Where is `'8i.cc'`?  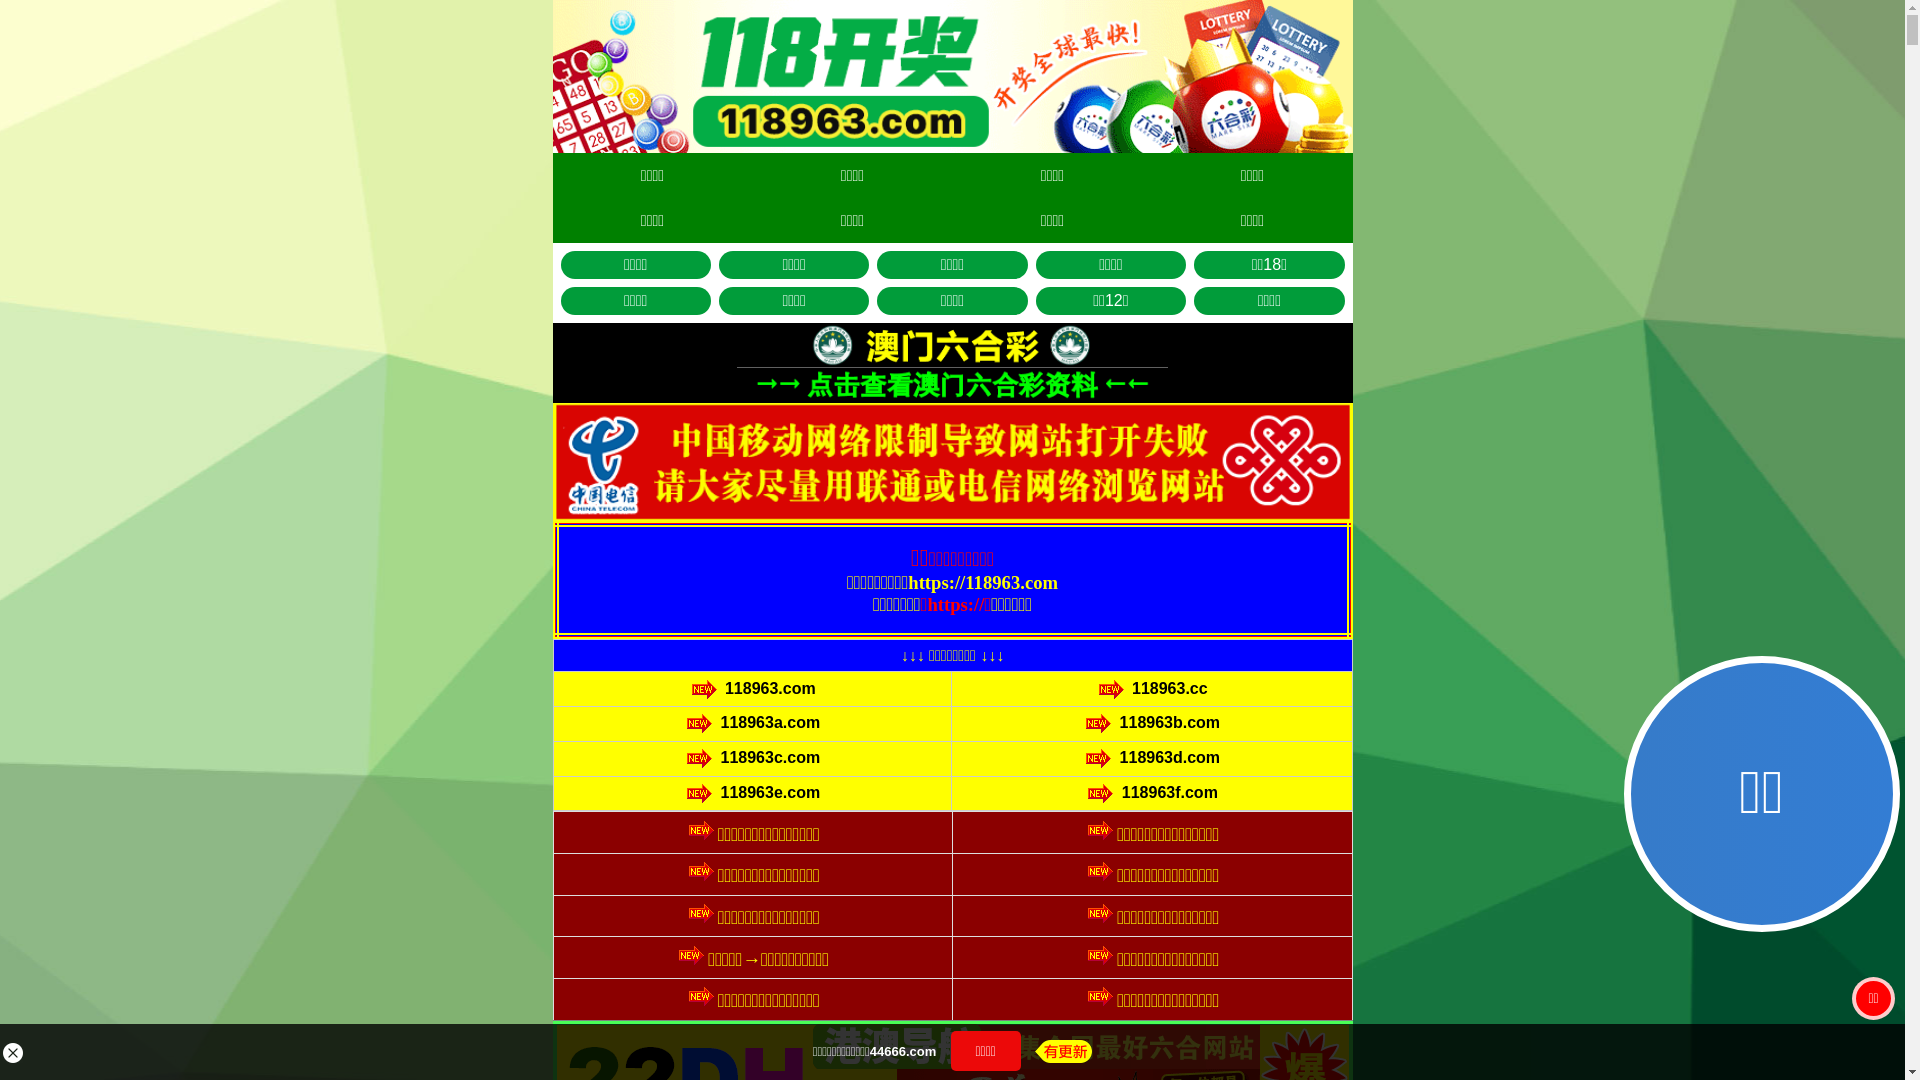 '8i.cc' is located at coordinates (867, 634).